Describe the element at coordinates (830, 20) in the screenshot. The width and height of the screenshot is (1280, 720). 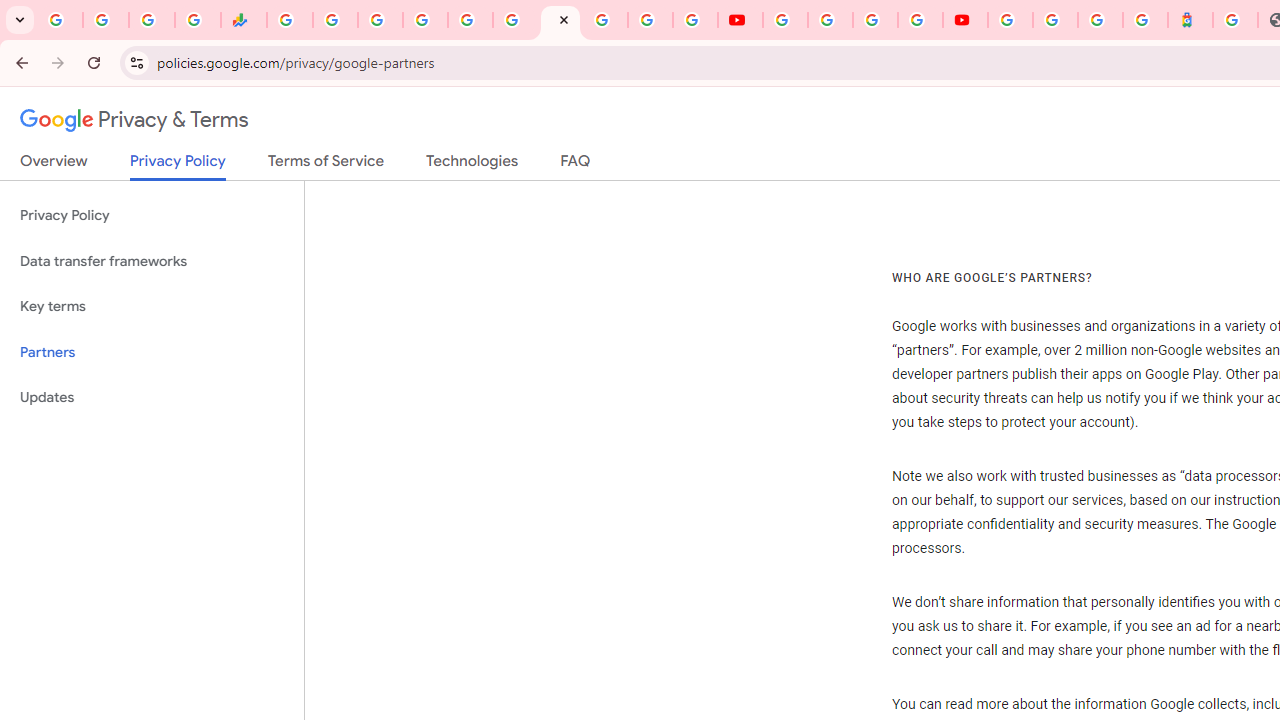
I see `'Google Account Help'` at that location.